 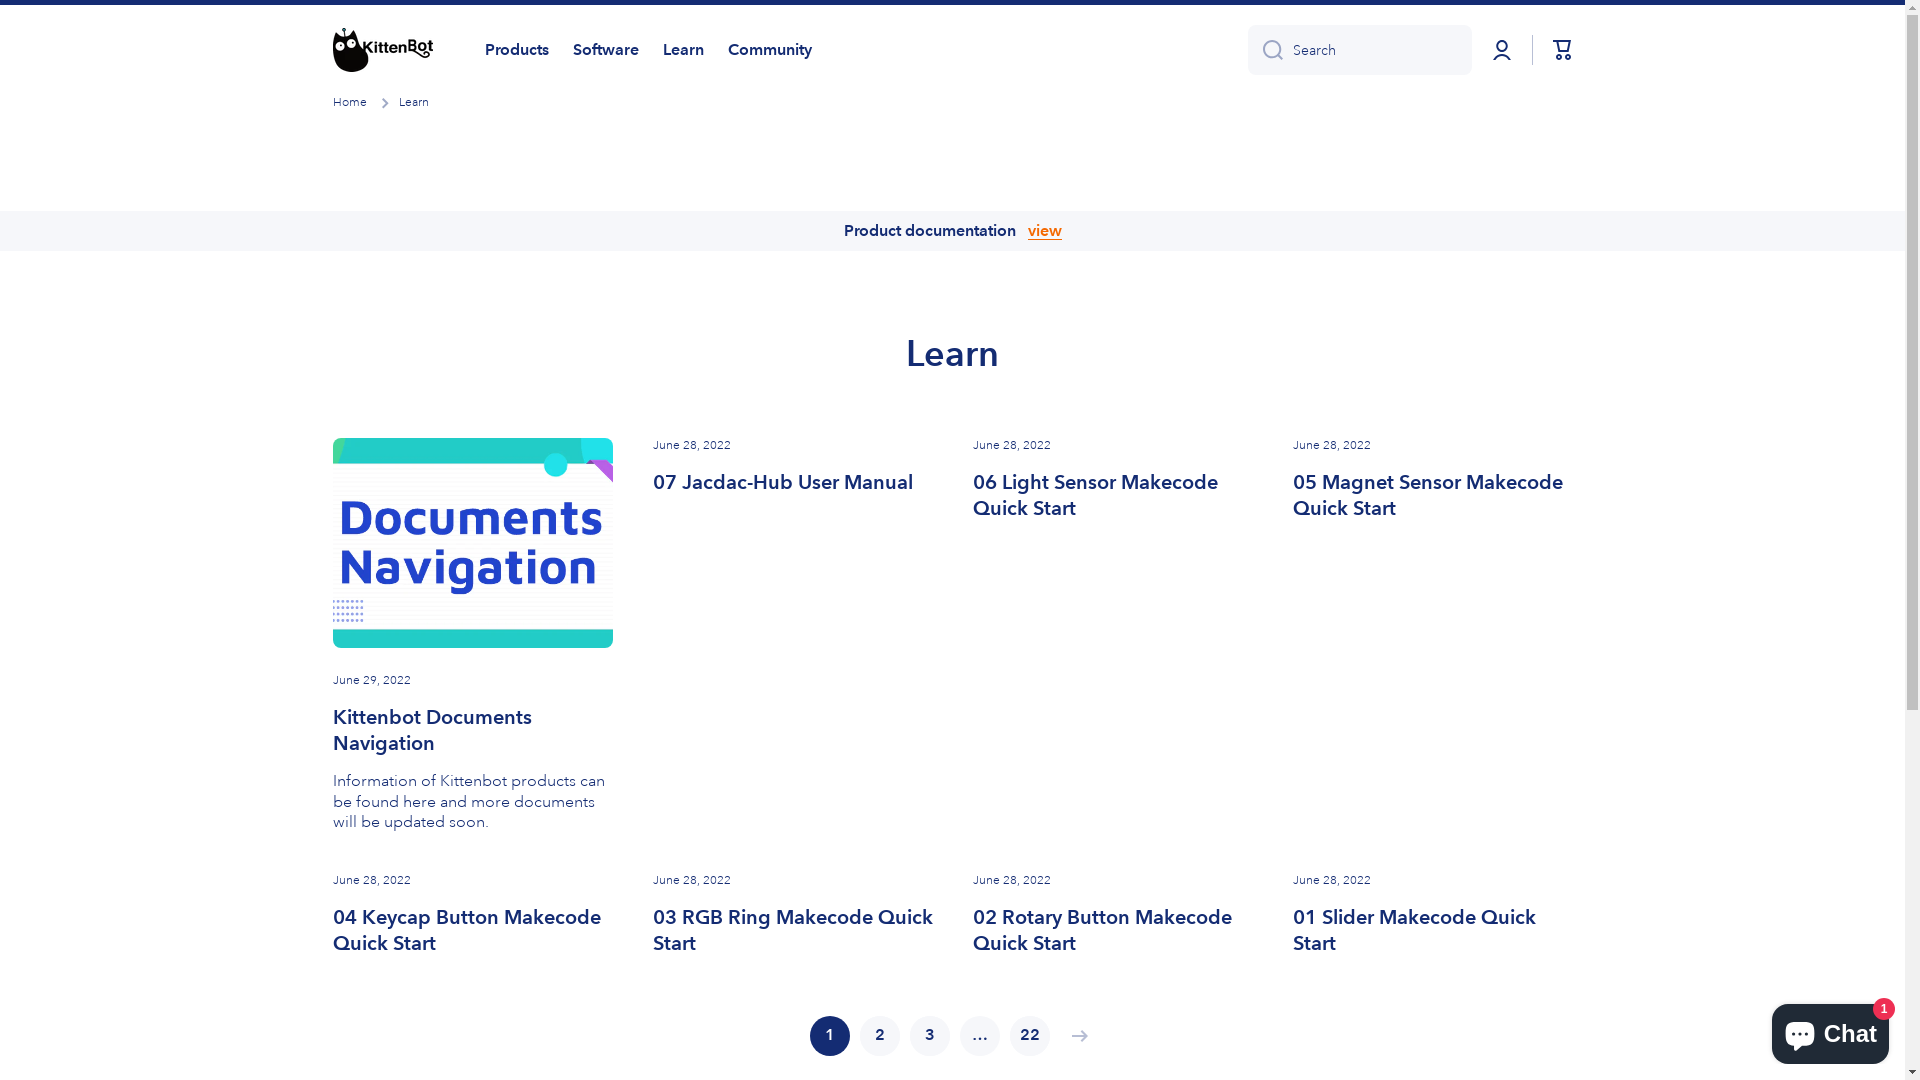 What do you see at coordinates (1030, 1035) in the screenshot?
I see `'22'` at bounding box center [1030, 1035].